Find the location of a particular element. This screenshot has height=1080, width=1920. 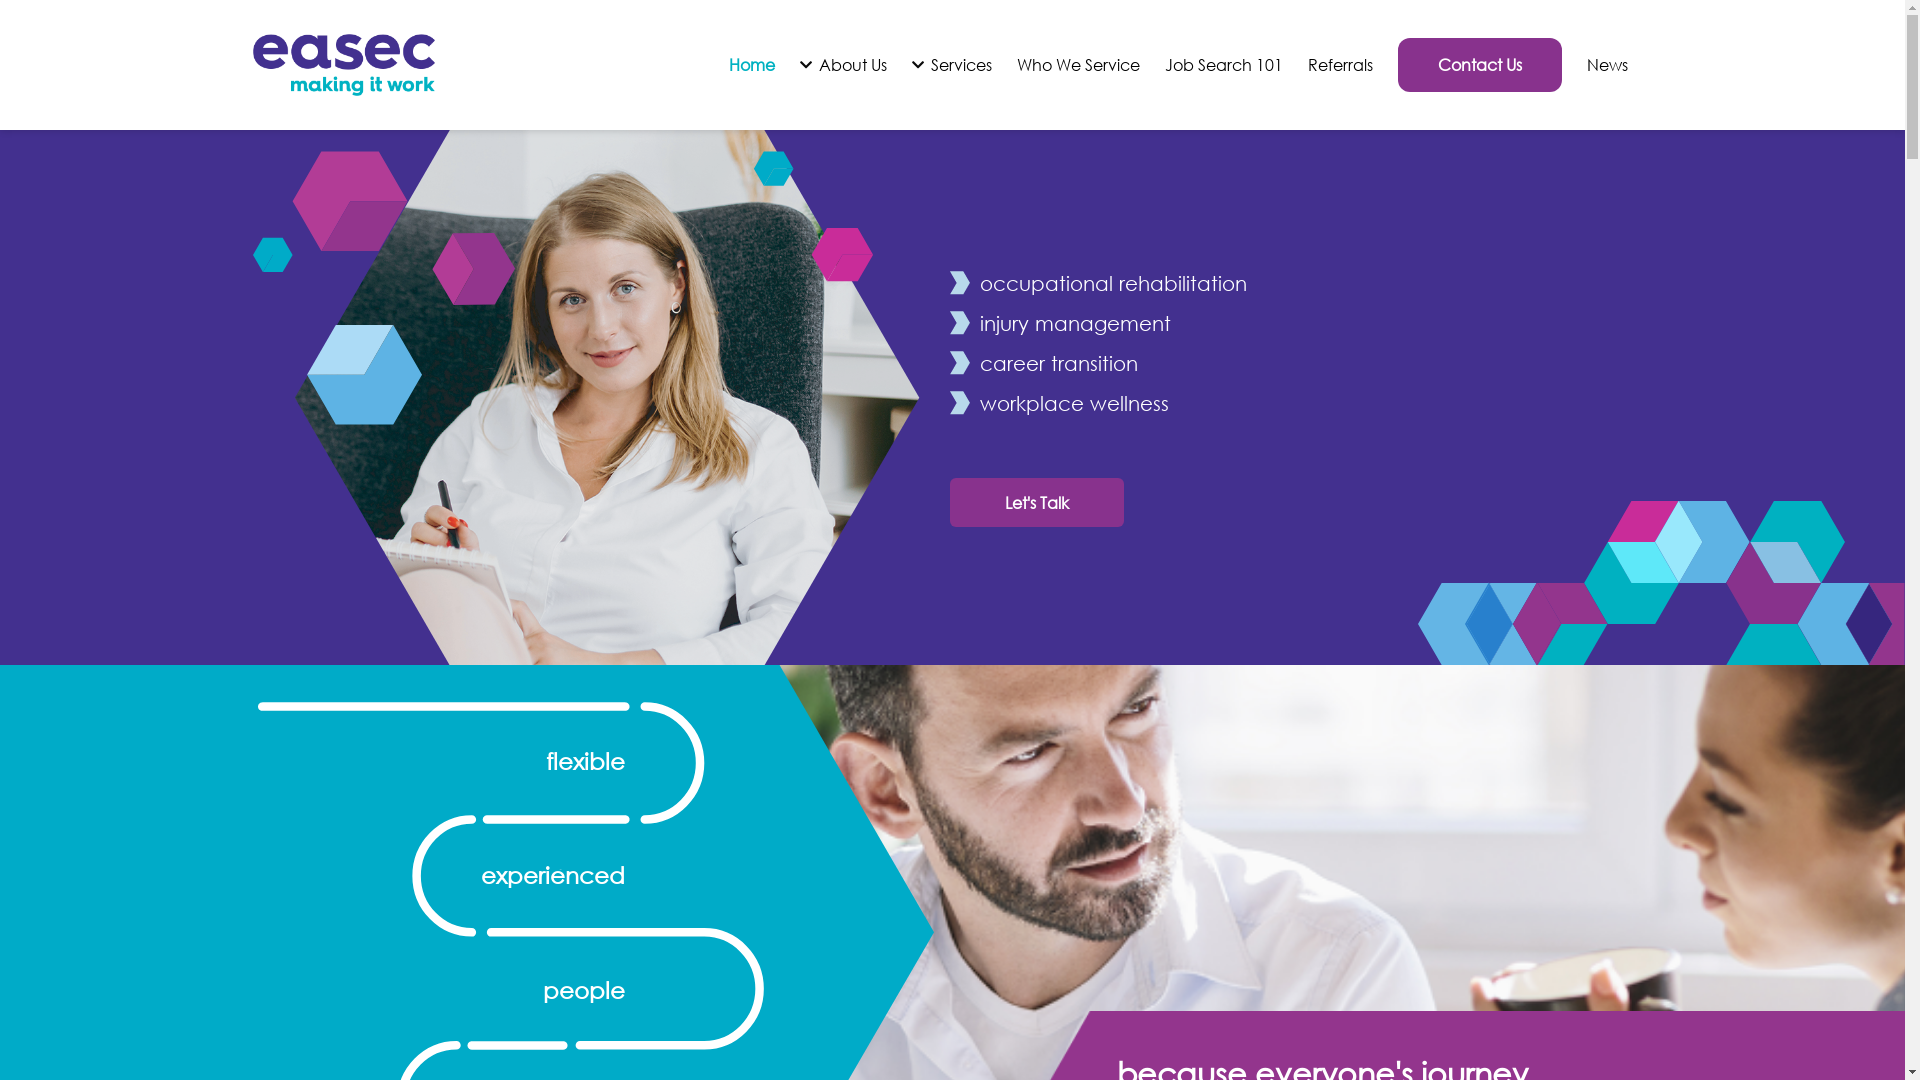

'About Us' is located at coordinates (843, 64).